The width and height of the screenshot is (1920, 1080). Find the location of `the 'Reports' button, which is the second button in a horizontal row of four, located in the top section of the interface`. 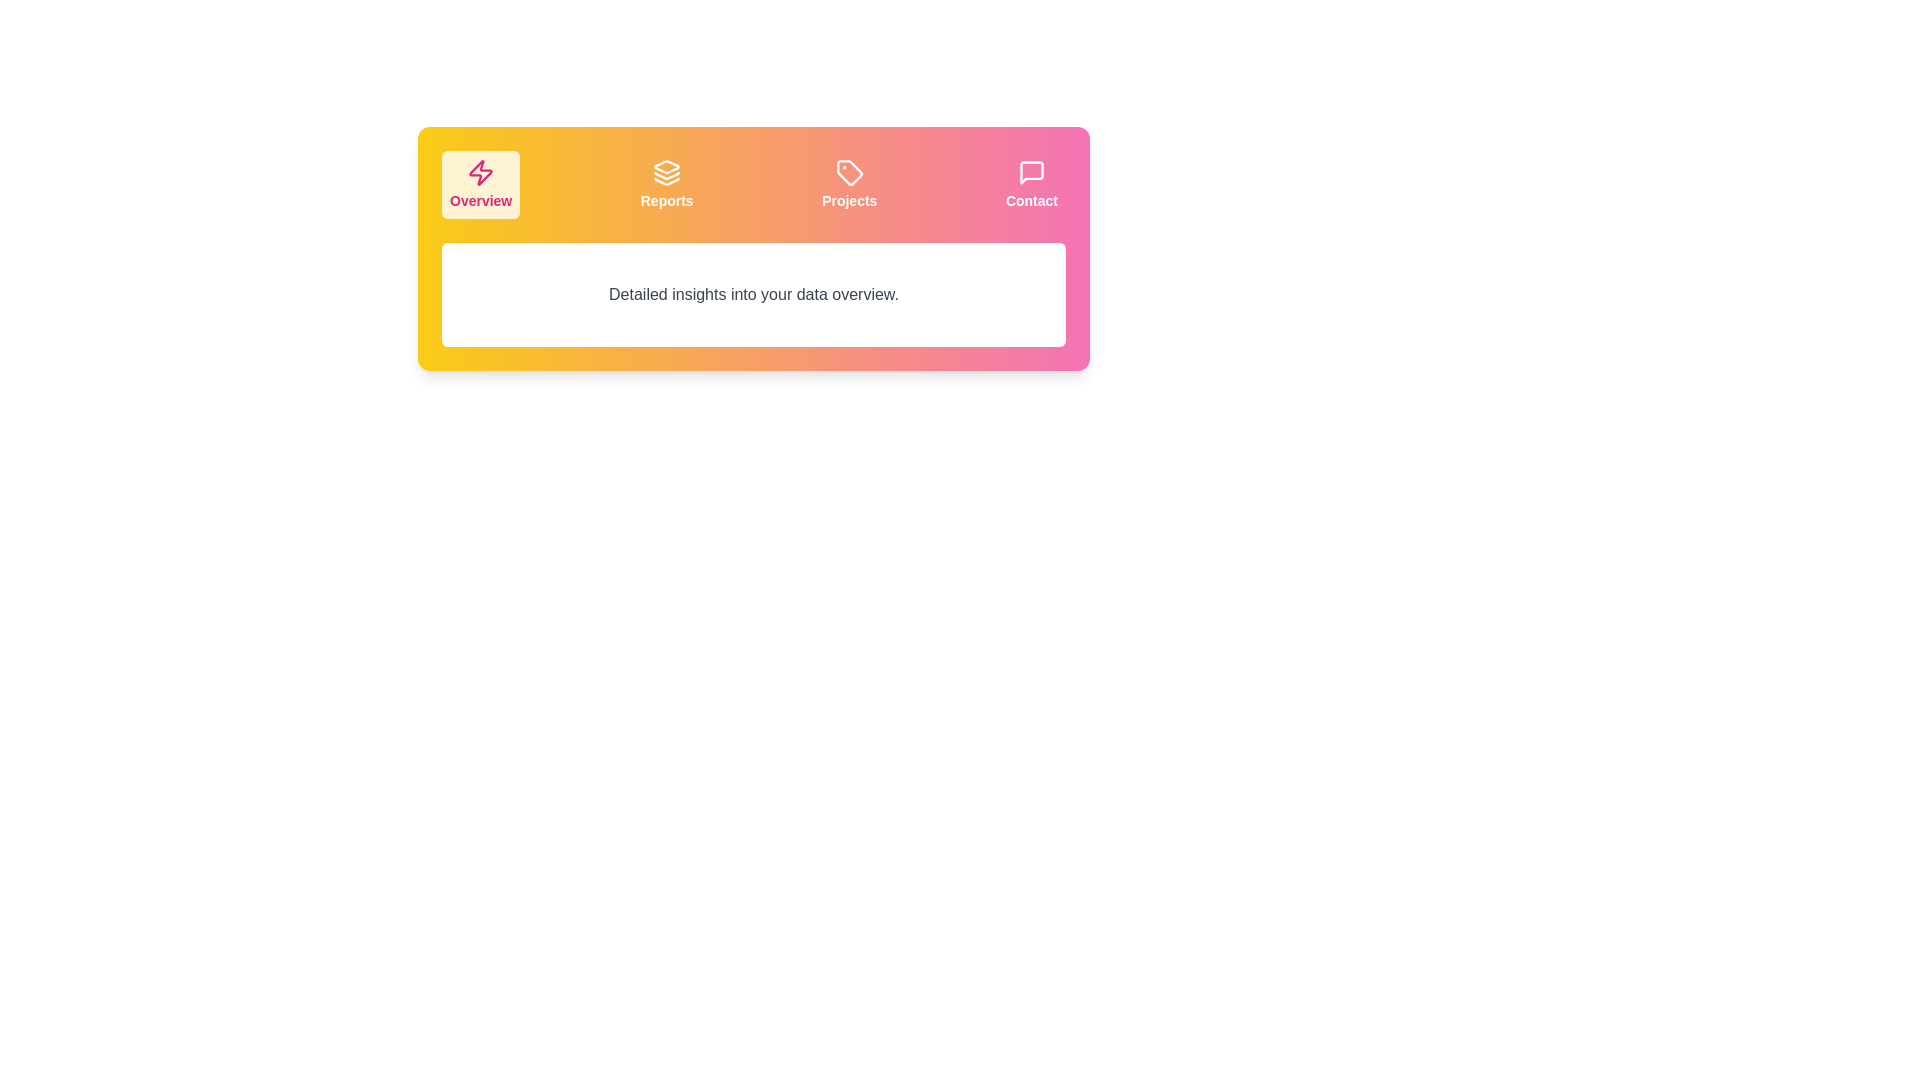

the 'Reports' button, which is the second button in a horizontal row of four, located in the top section of the interface is located at coordinates (667, 185).